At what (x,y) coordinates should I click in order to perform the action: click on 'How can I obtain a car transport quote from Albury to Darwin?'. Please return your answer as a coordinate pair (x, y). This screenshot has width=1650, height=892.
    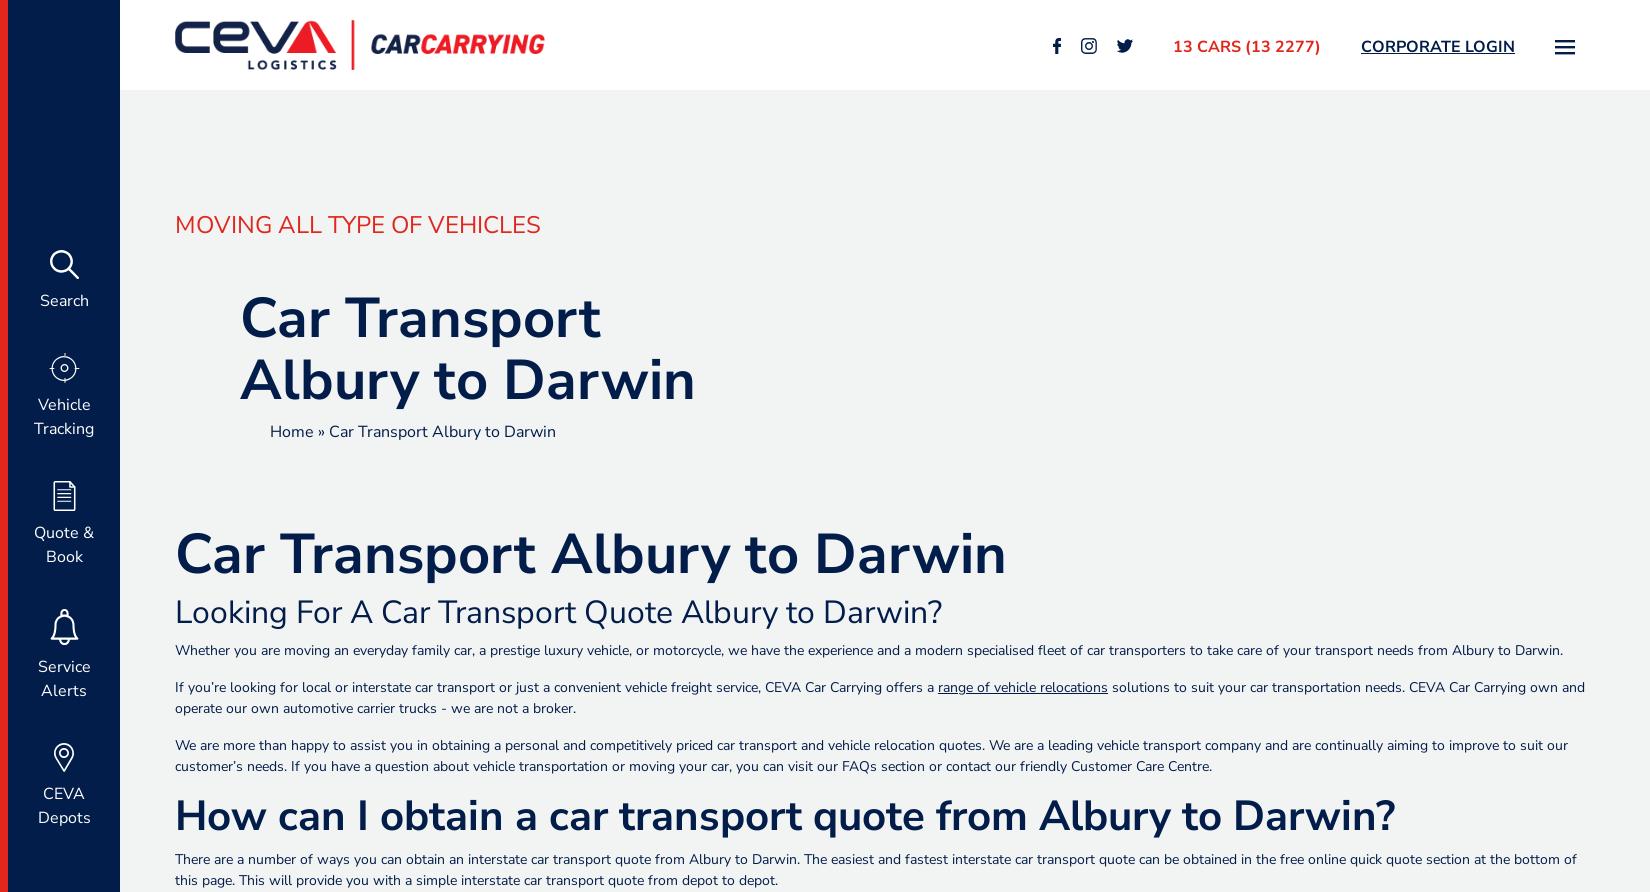
    Looking at the image, I should click on (784, 815).